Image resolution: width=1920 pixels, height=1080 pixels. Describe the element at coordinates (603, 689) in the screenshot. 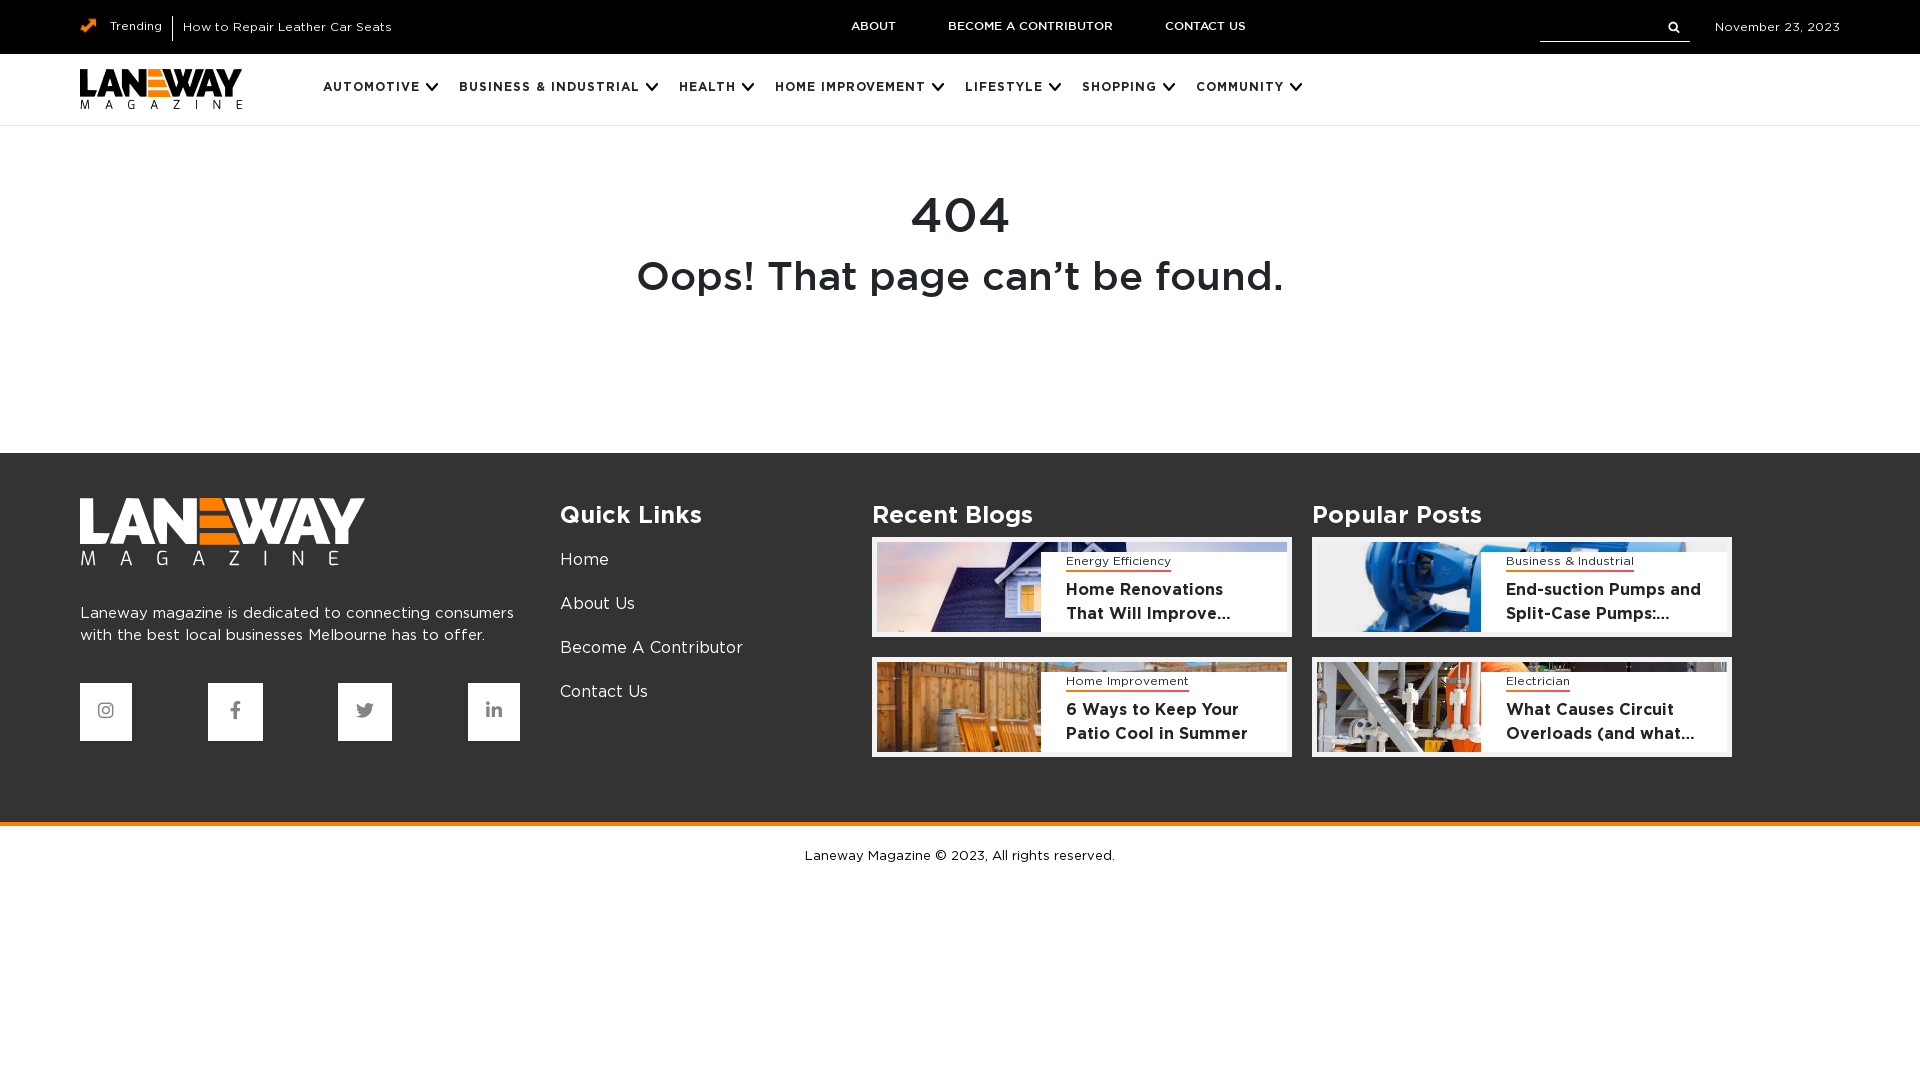

I see `'Contact Us'` at that location.